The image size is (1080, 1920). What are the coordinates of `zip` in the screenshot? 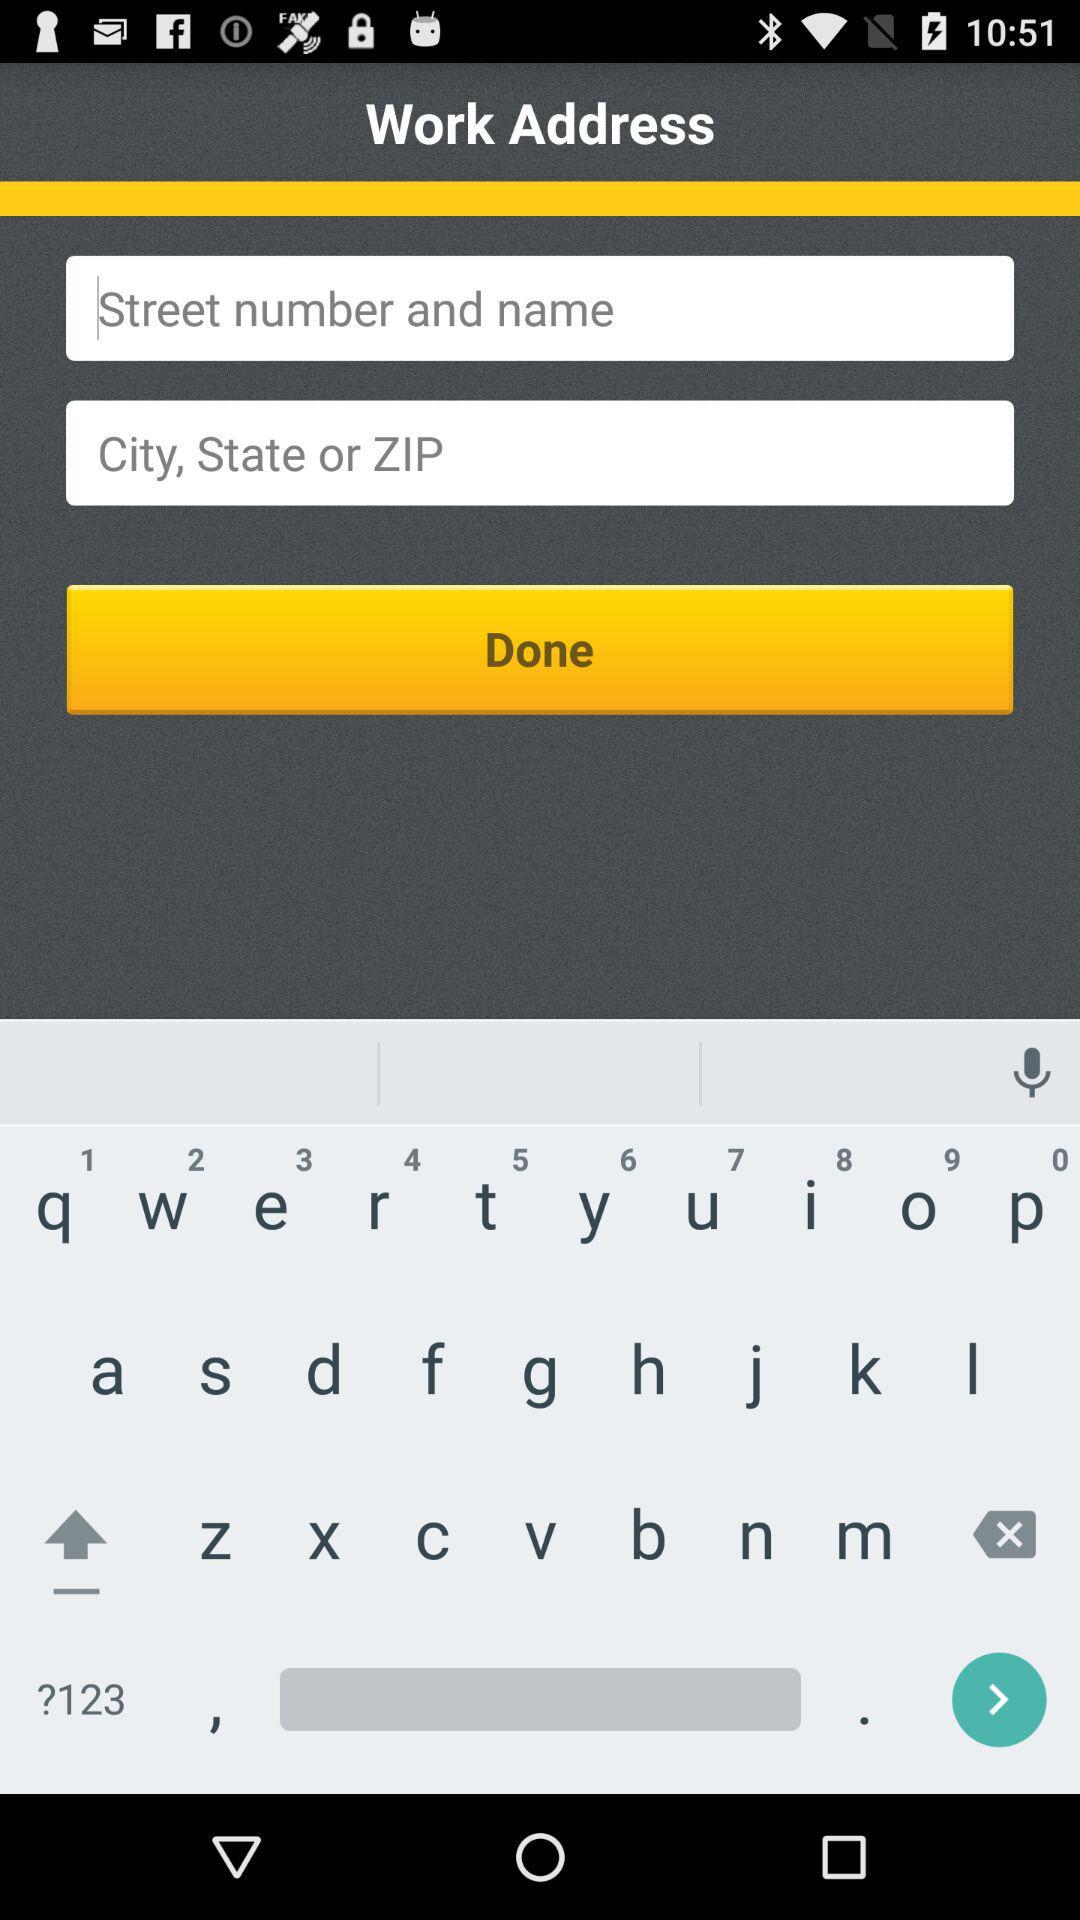 It's located at (540, 451).